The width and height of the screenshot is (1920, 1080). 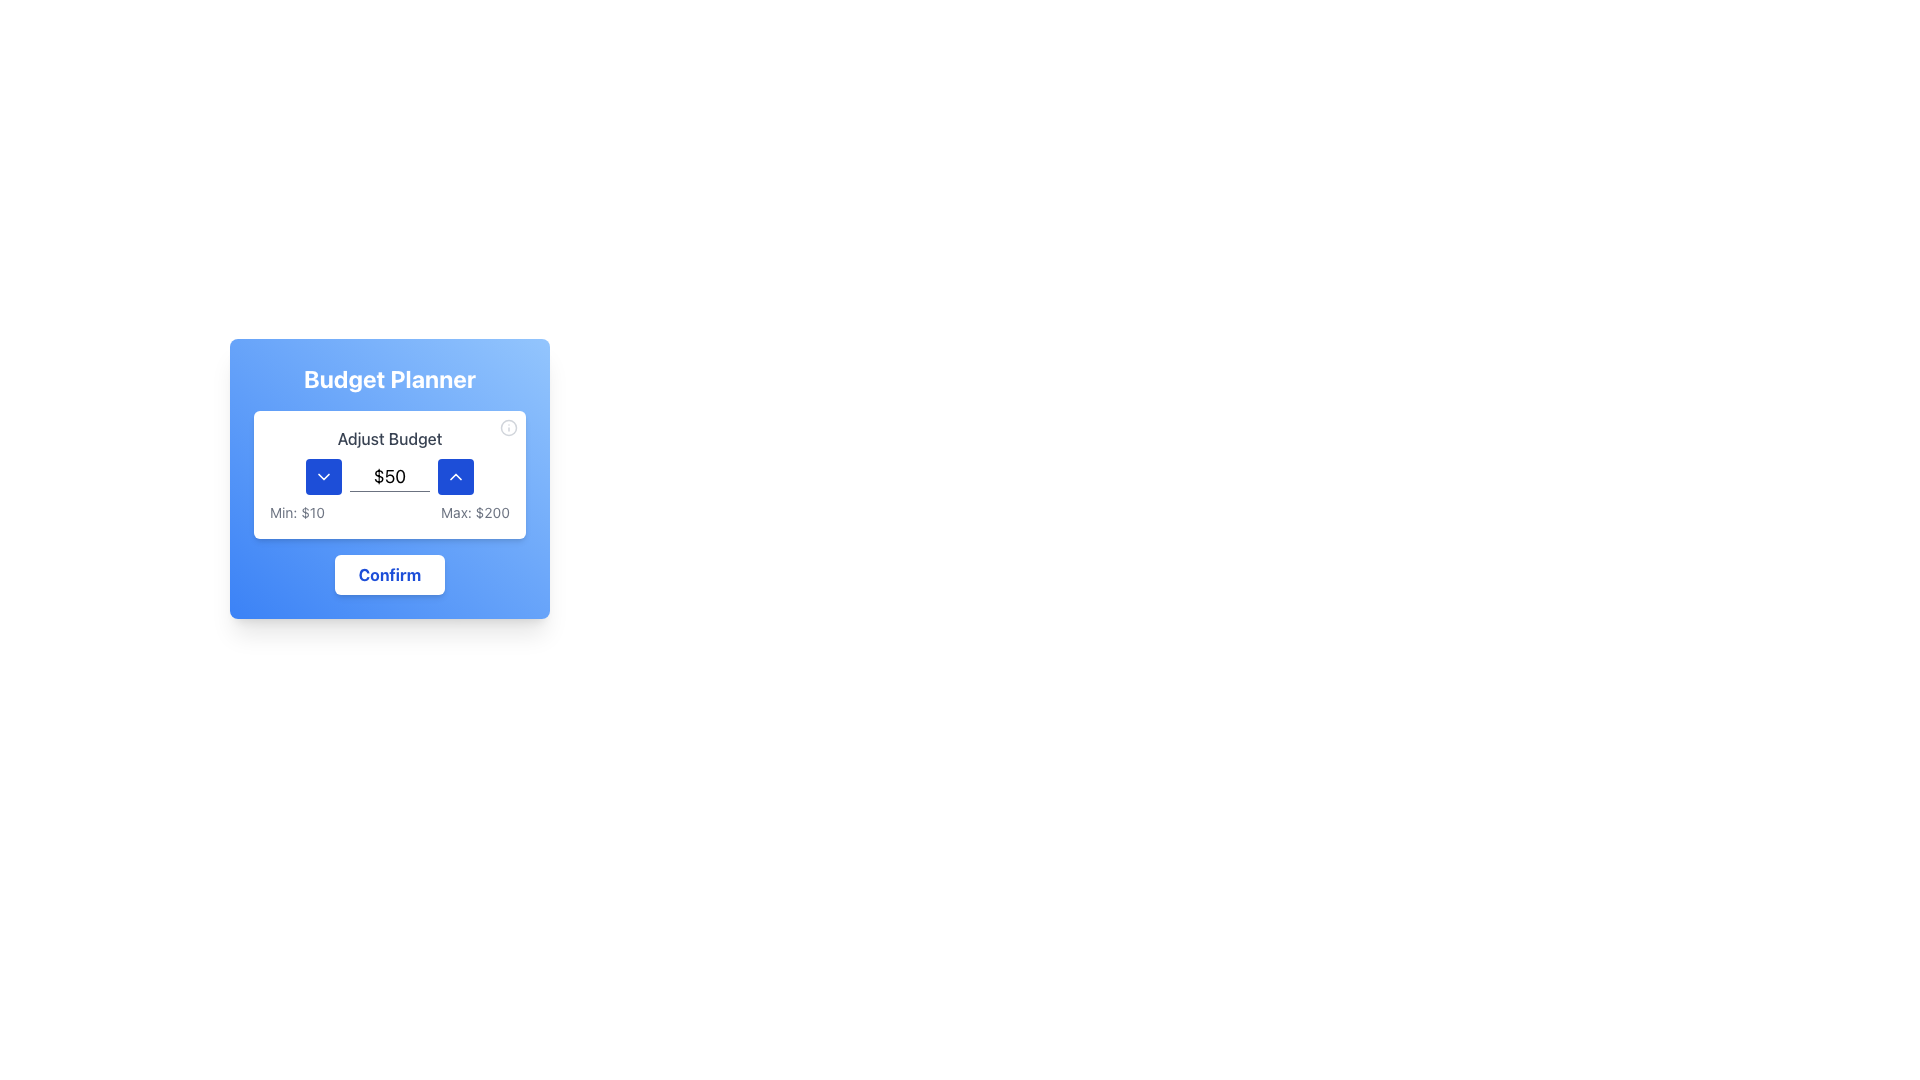 What do you see at coordinates (455, 477) in the screenshot?
I see `the increase value button located on the right-most side of the value adjustment component` at bounding box center [455, 477].